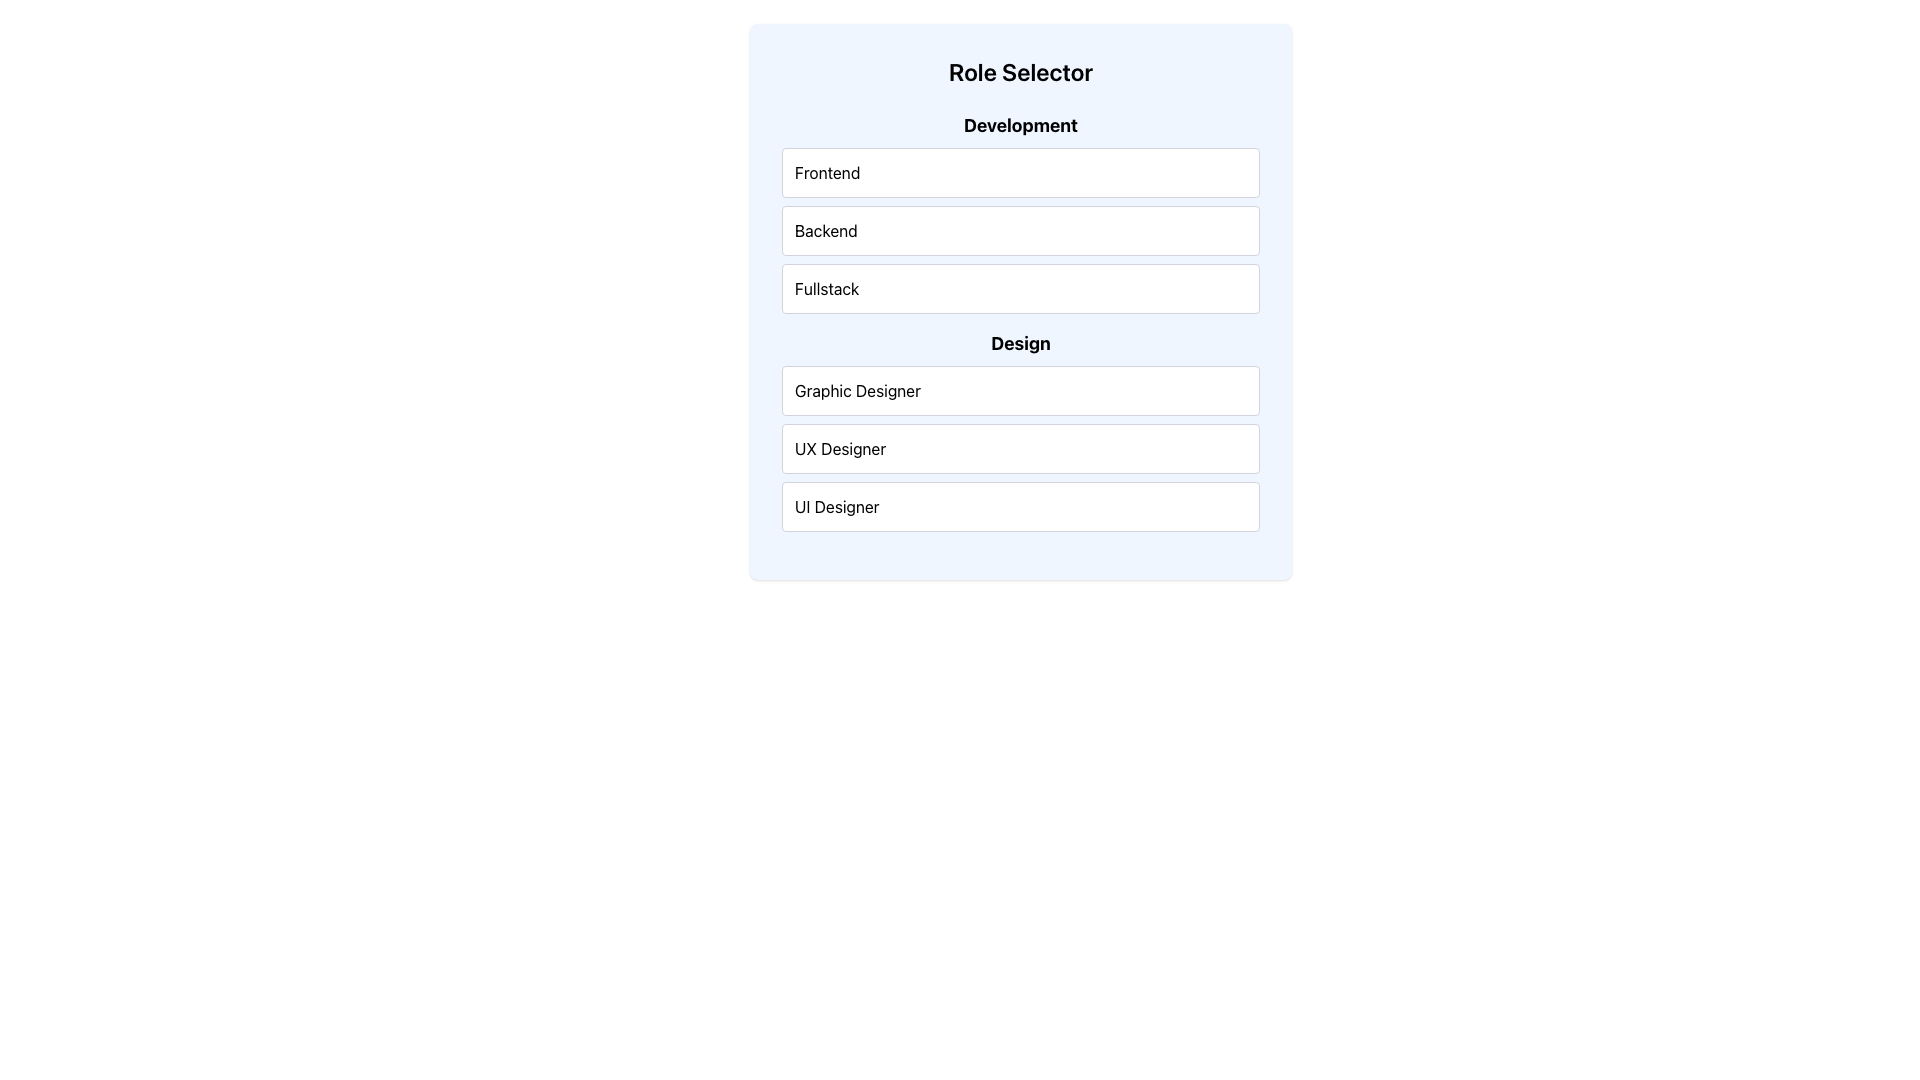 The image size is (1920, 1080). Describe the element at coordinates (1021, 126) in the screenshot. I see `the bold text label at the top of the 'Development' section in the role selection interface` at that location.